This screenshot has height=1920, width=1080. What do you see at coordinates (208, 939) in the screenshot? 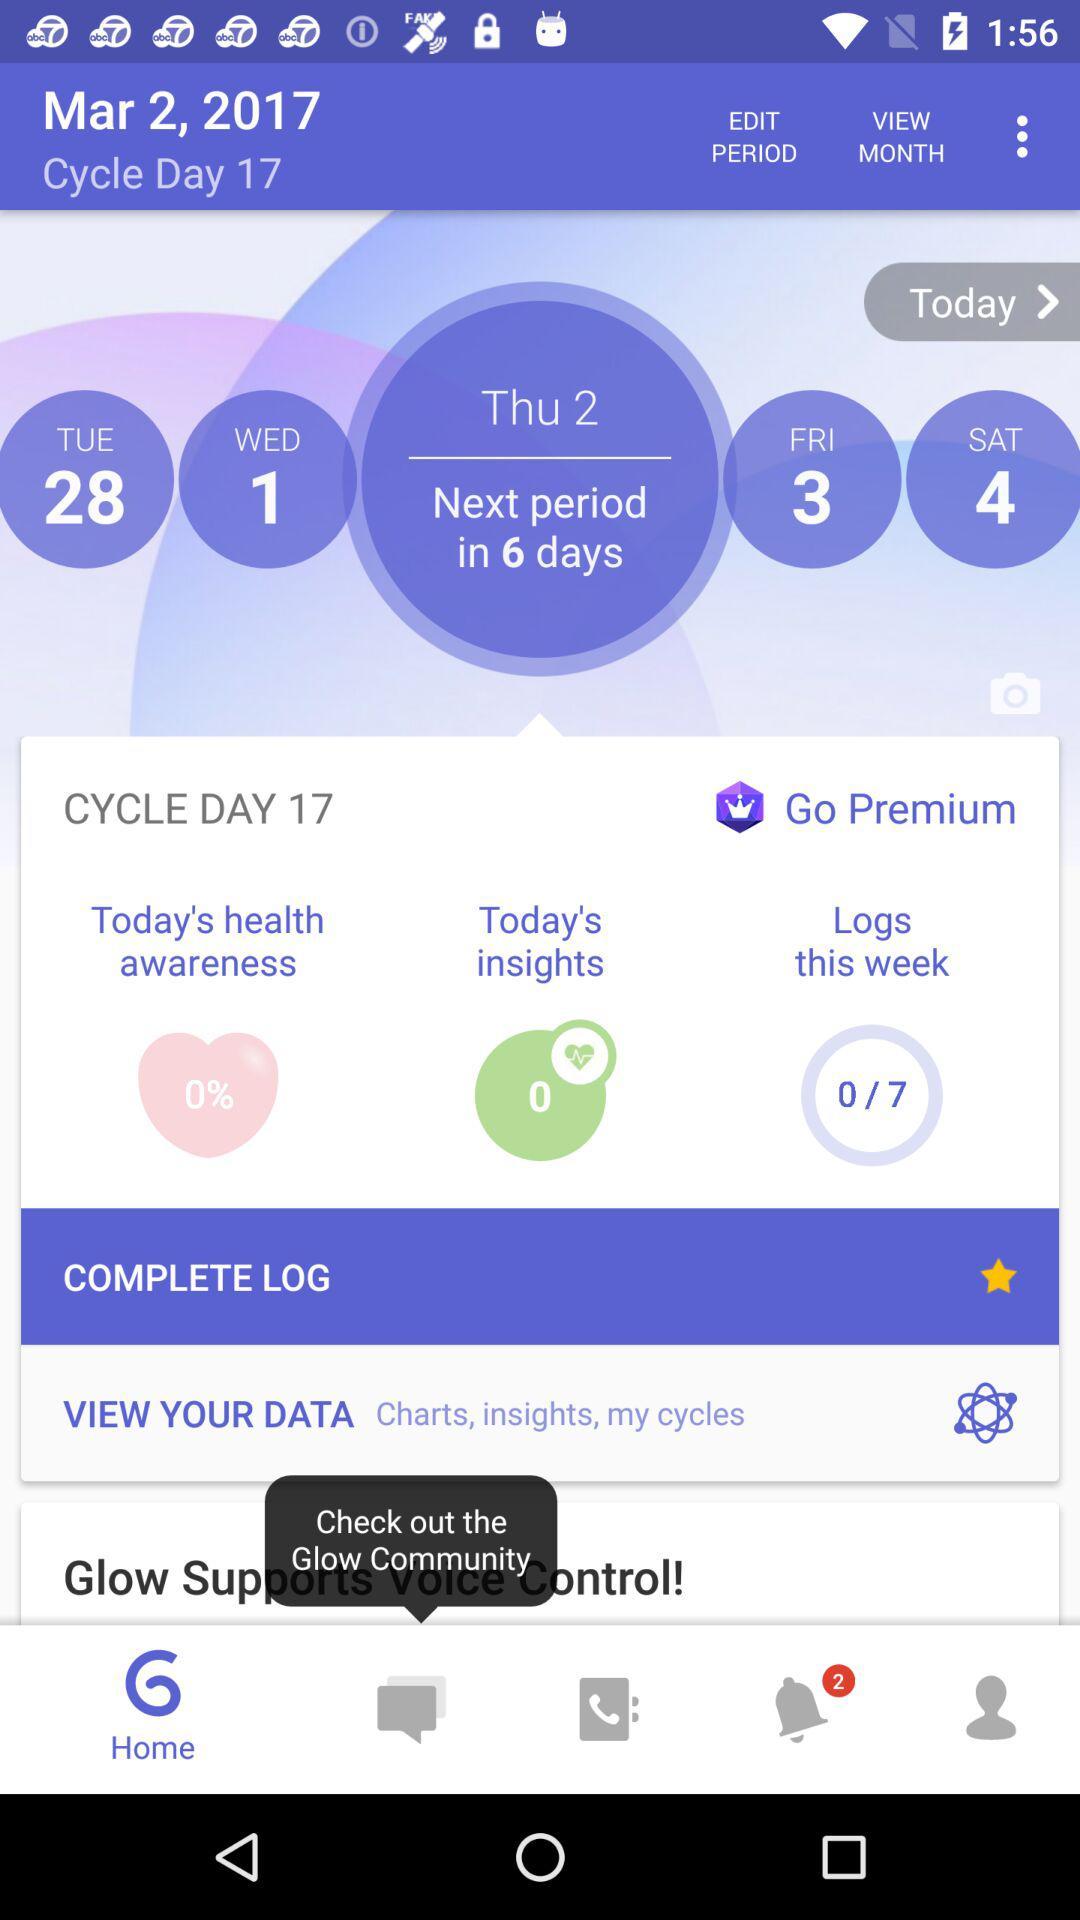
I see `blue text left to todays insights` at bounding box center [208, 939].